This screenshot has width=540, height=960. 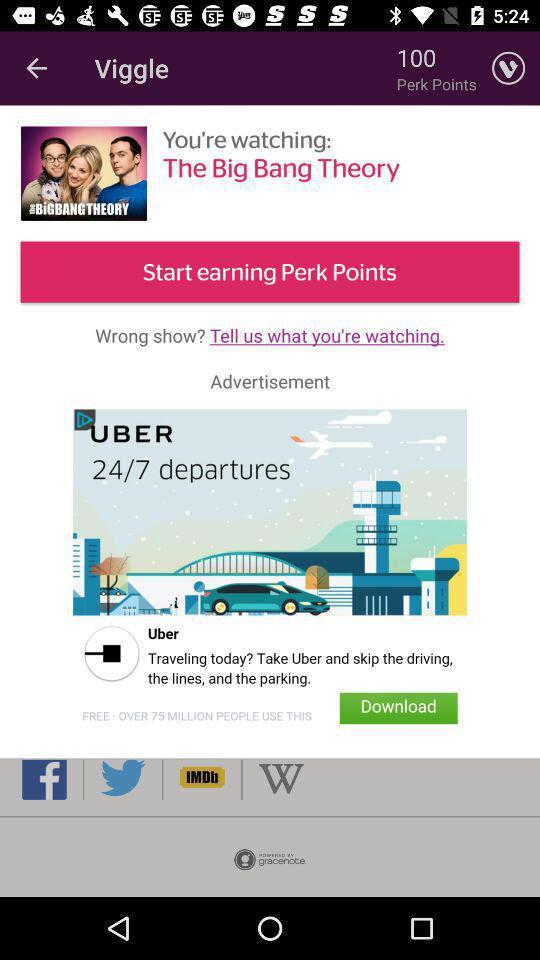 I want to click on advertisement click option, so click(x=270, y=573).